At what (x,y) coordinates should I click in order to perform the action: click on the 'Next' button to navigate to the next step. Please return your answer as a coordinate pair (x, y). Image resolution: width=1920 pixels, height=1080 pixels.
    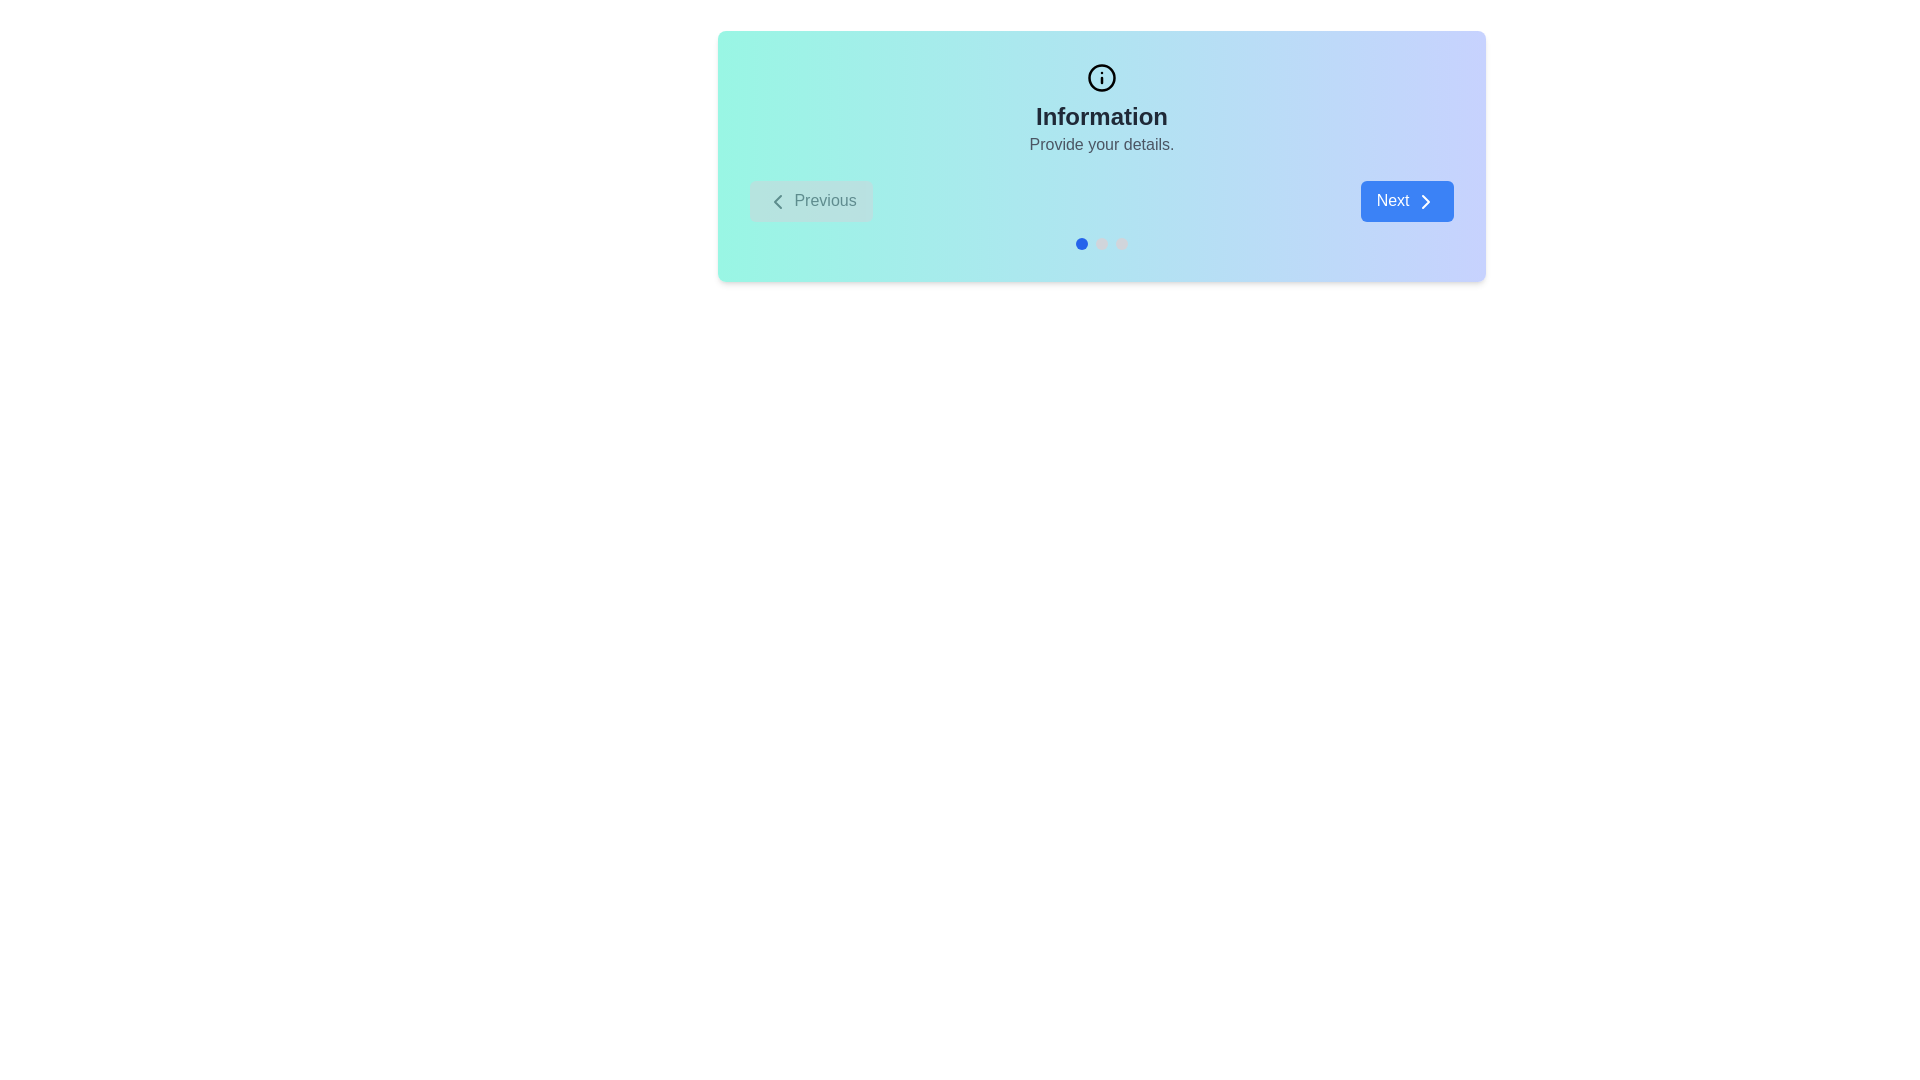
    Looking at the image, I should click on (1405, 200).